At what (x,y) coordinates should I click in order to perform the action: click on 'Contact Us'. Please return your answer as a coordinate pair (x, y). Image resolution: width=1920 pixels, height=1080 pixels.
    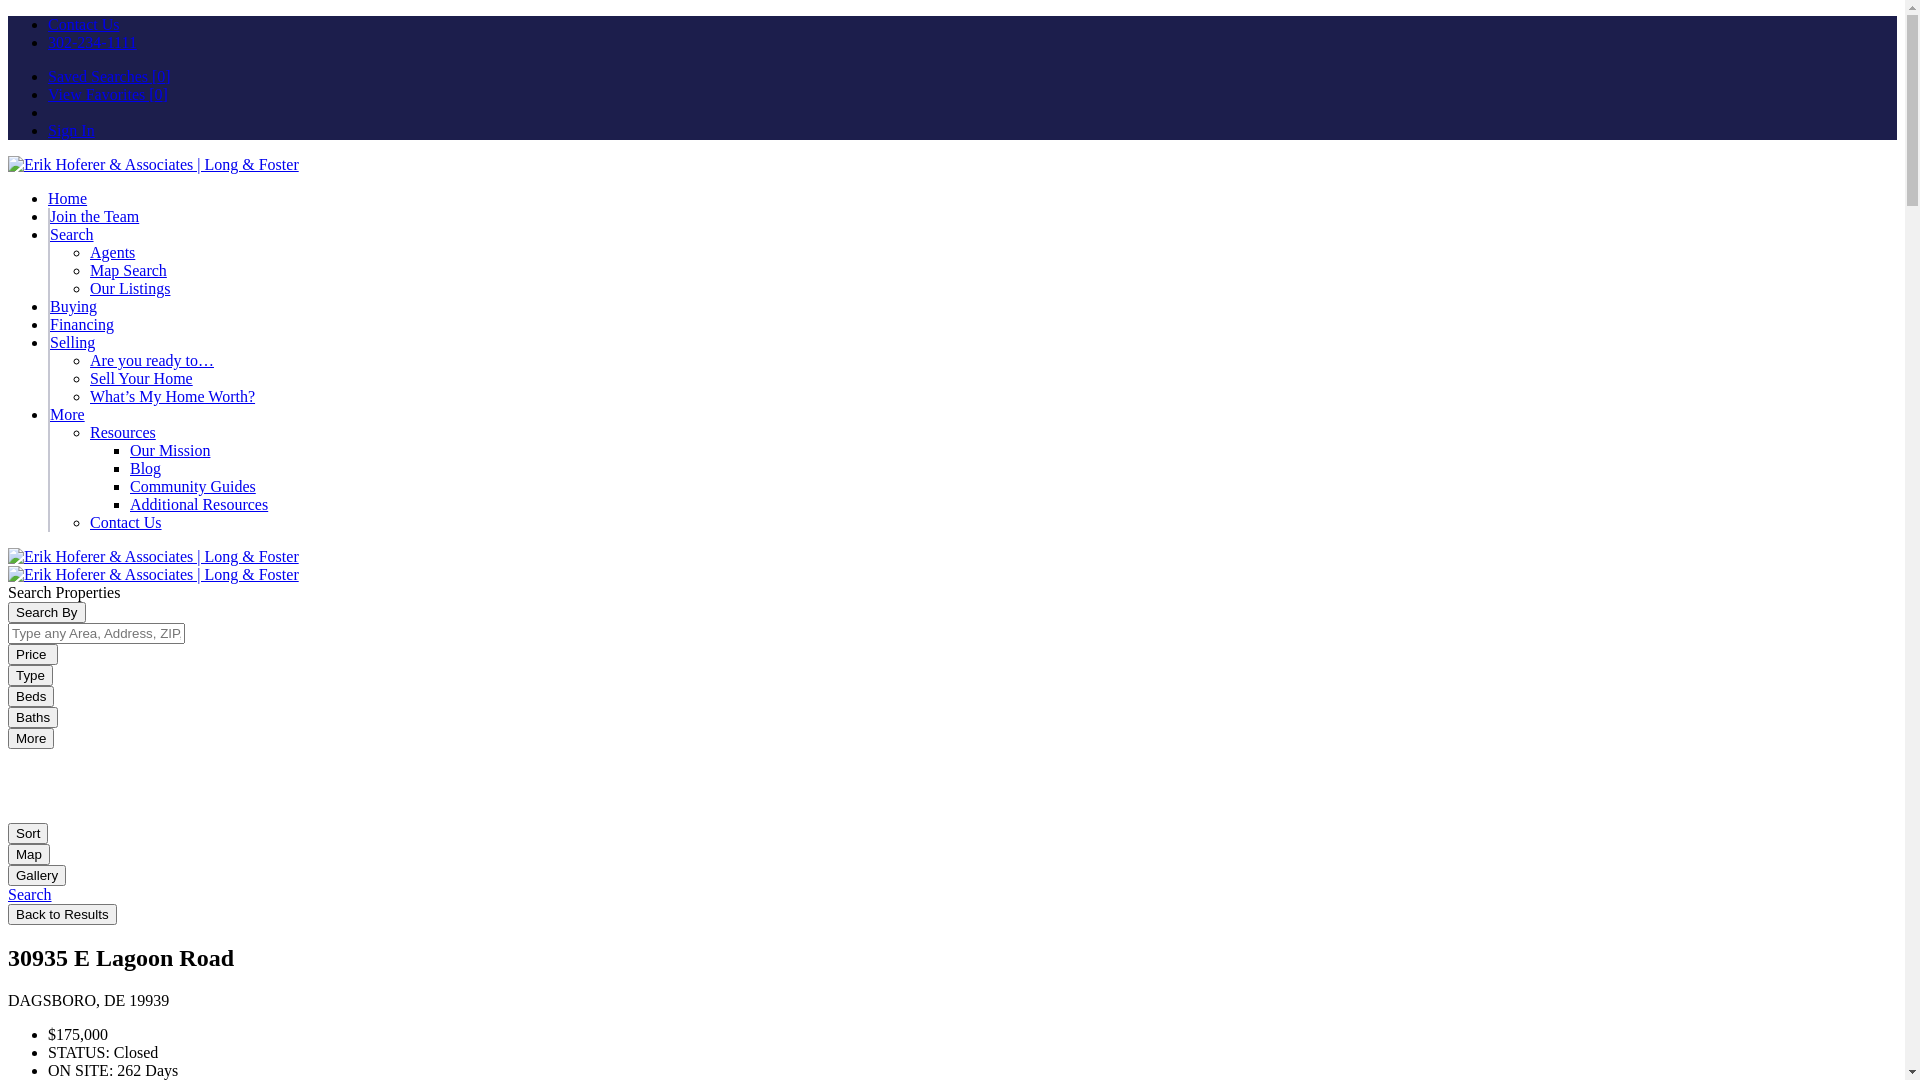
    Looking at the image, I should click on (82, 24).